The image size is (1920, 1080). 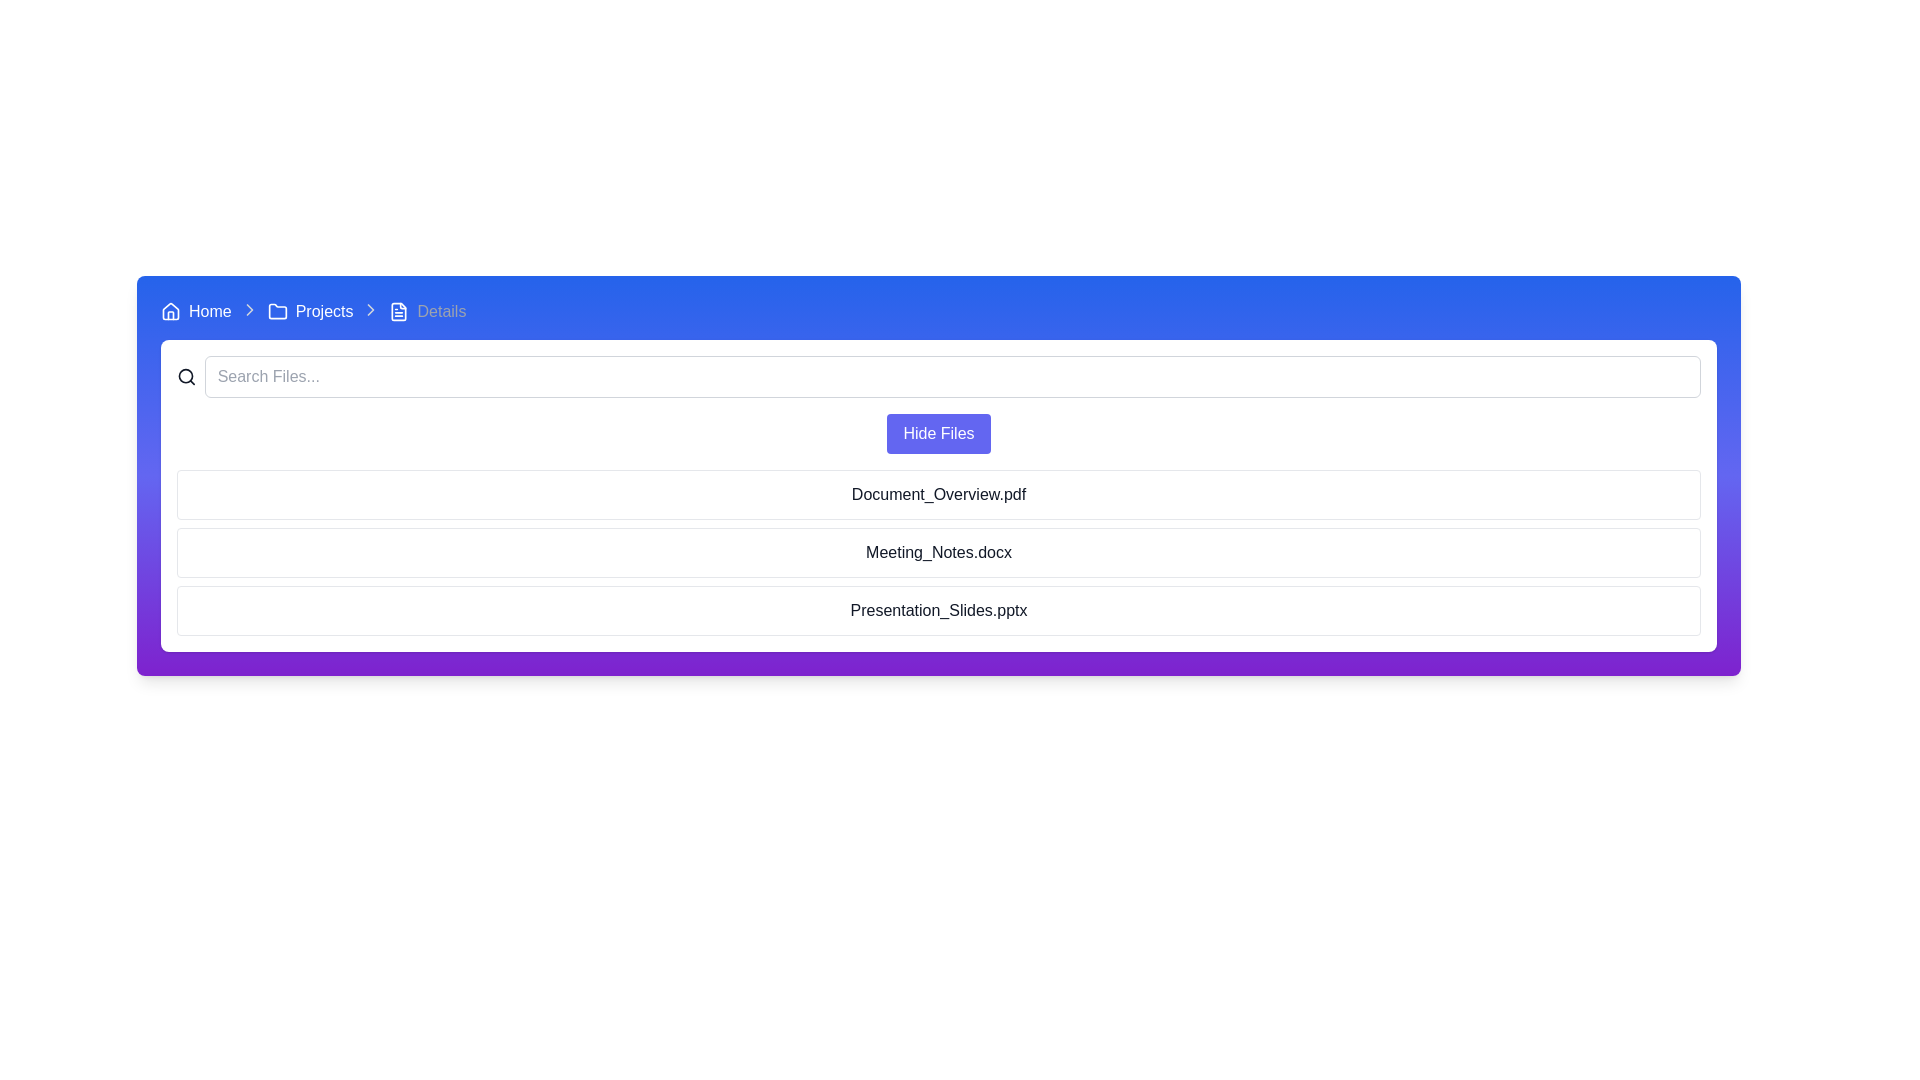 I want to click on the Breadcrumb link with icon and label at the rightmost end of the breadcrumb navigation bar for navigation to the 'Details' section, so click(x=426, y=312).